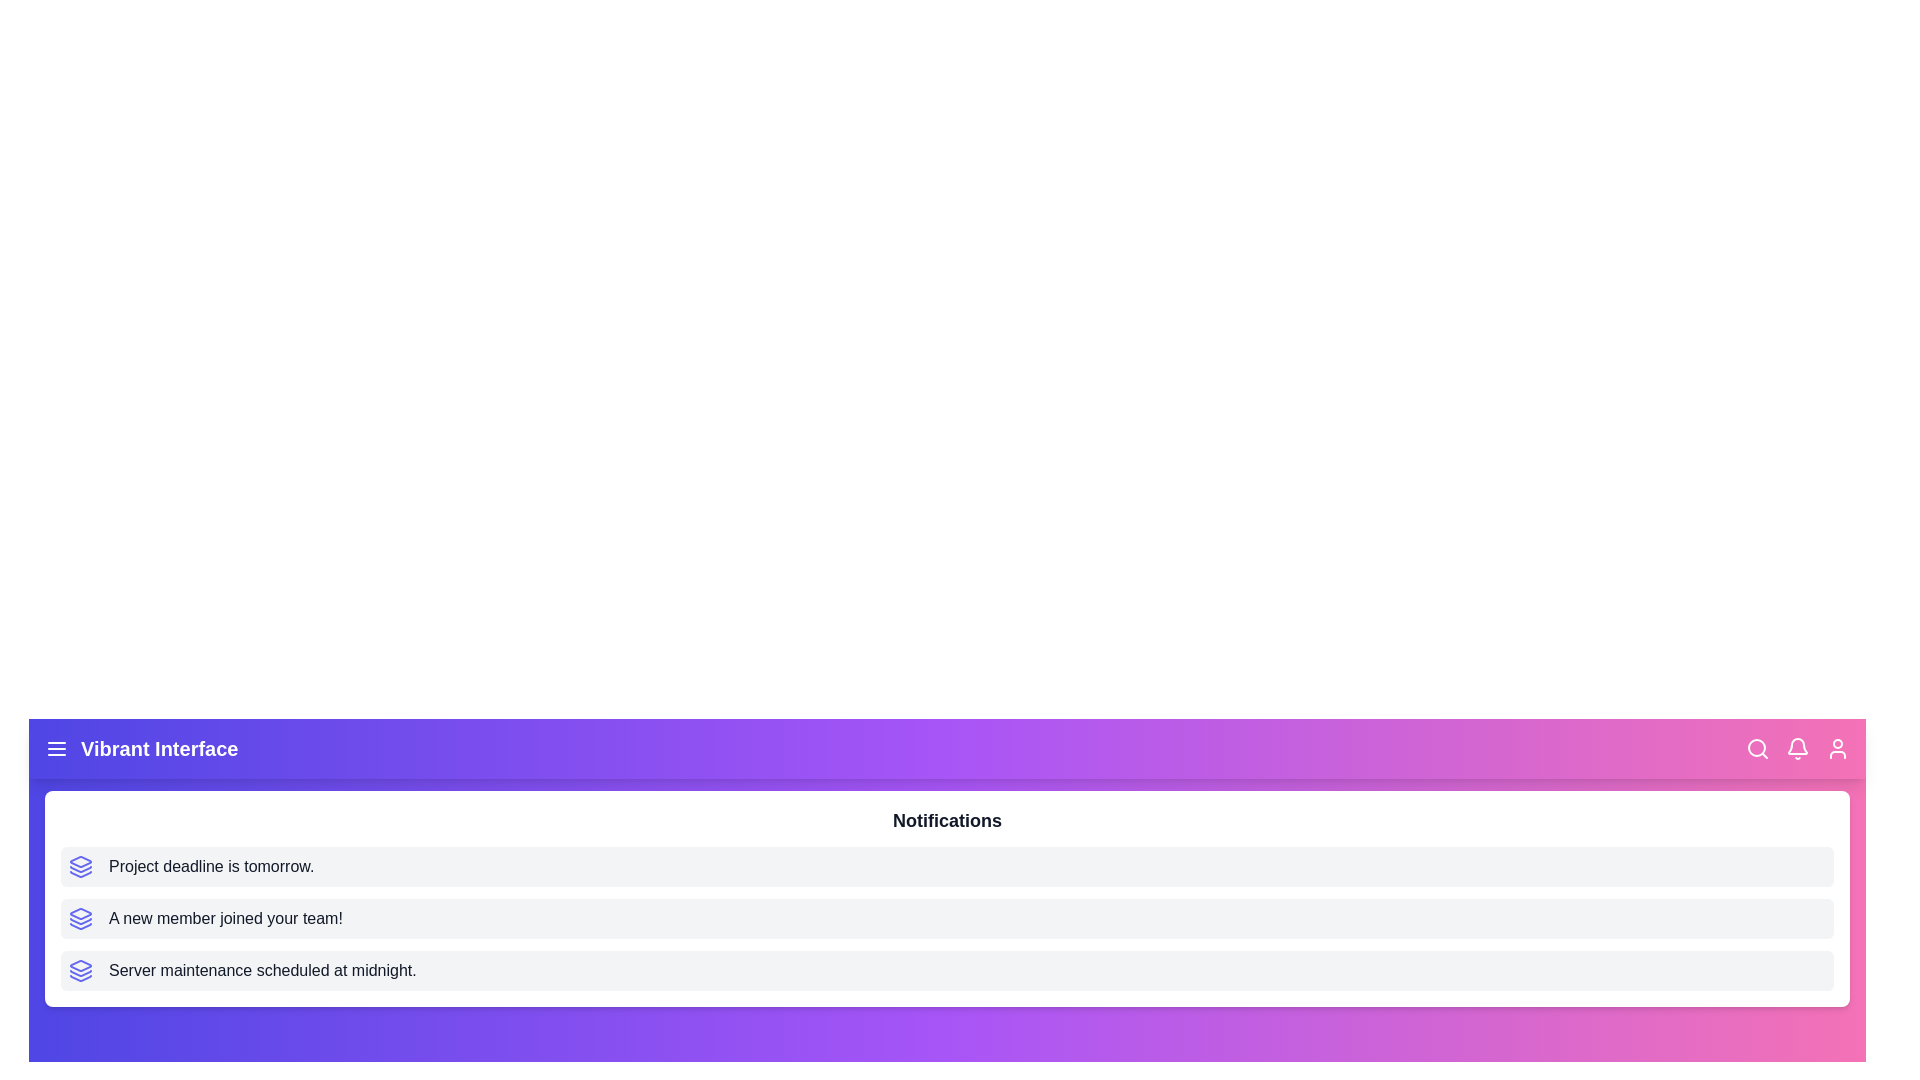 This screenshot has width=1920, height=1080. What do you see at coordinates (1756, 748) in the screenshot?
I see `the search icon to initiate a search` at bounding box center [1756, 748].